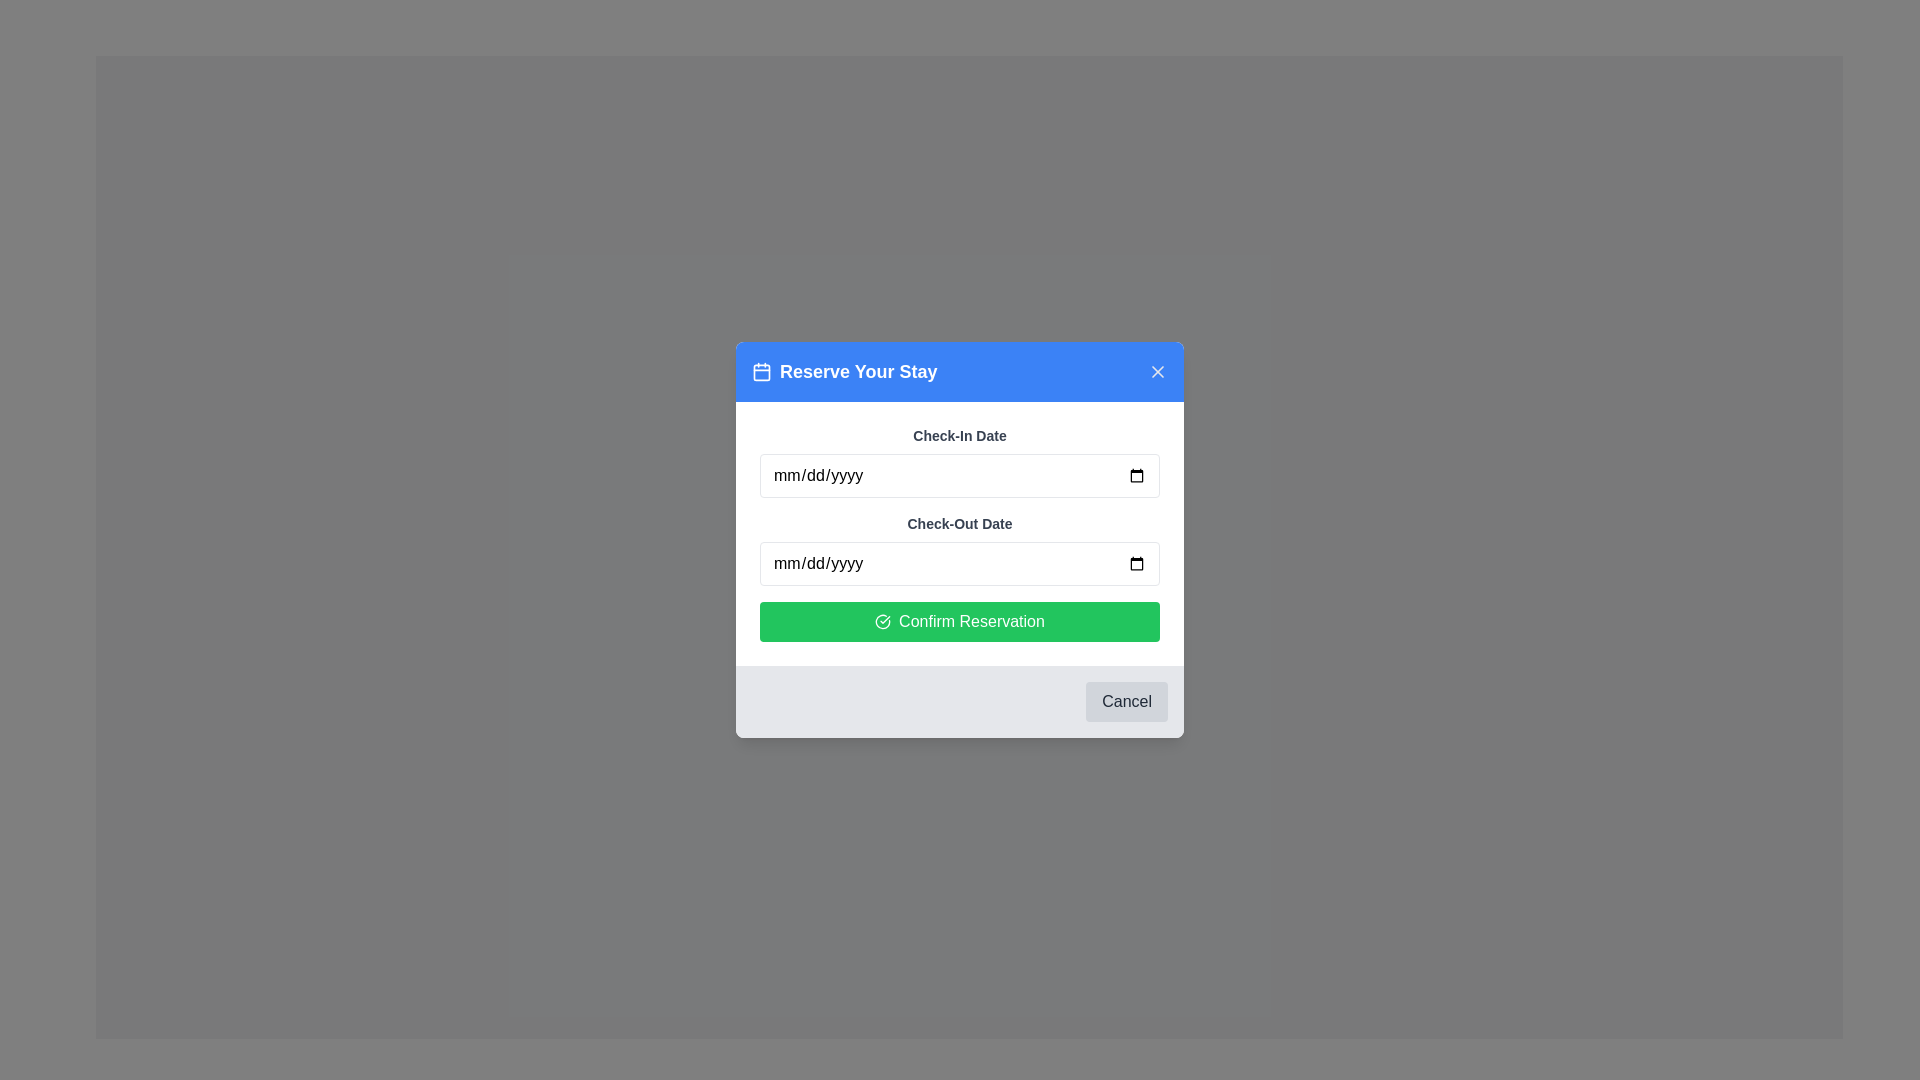 Image resolution: width=1920 pixels, height=1080 pixels. I want to click on the icon resembling a diagonal cross ('X') located in the top-right corner of the 'Reserve Your Stay' dialog box, which is part of a button for closing the dialog, so click(1157, 371).